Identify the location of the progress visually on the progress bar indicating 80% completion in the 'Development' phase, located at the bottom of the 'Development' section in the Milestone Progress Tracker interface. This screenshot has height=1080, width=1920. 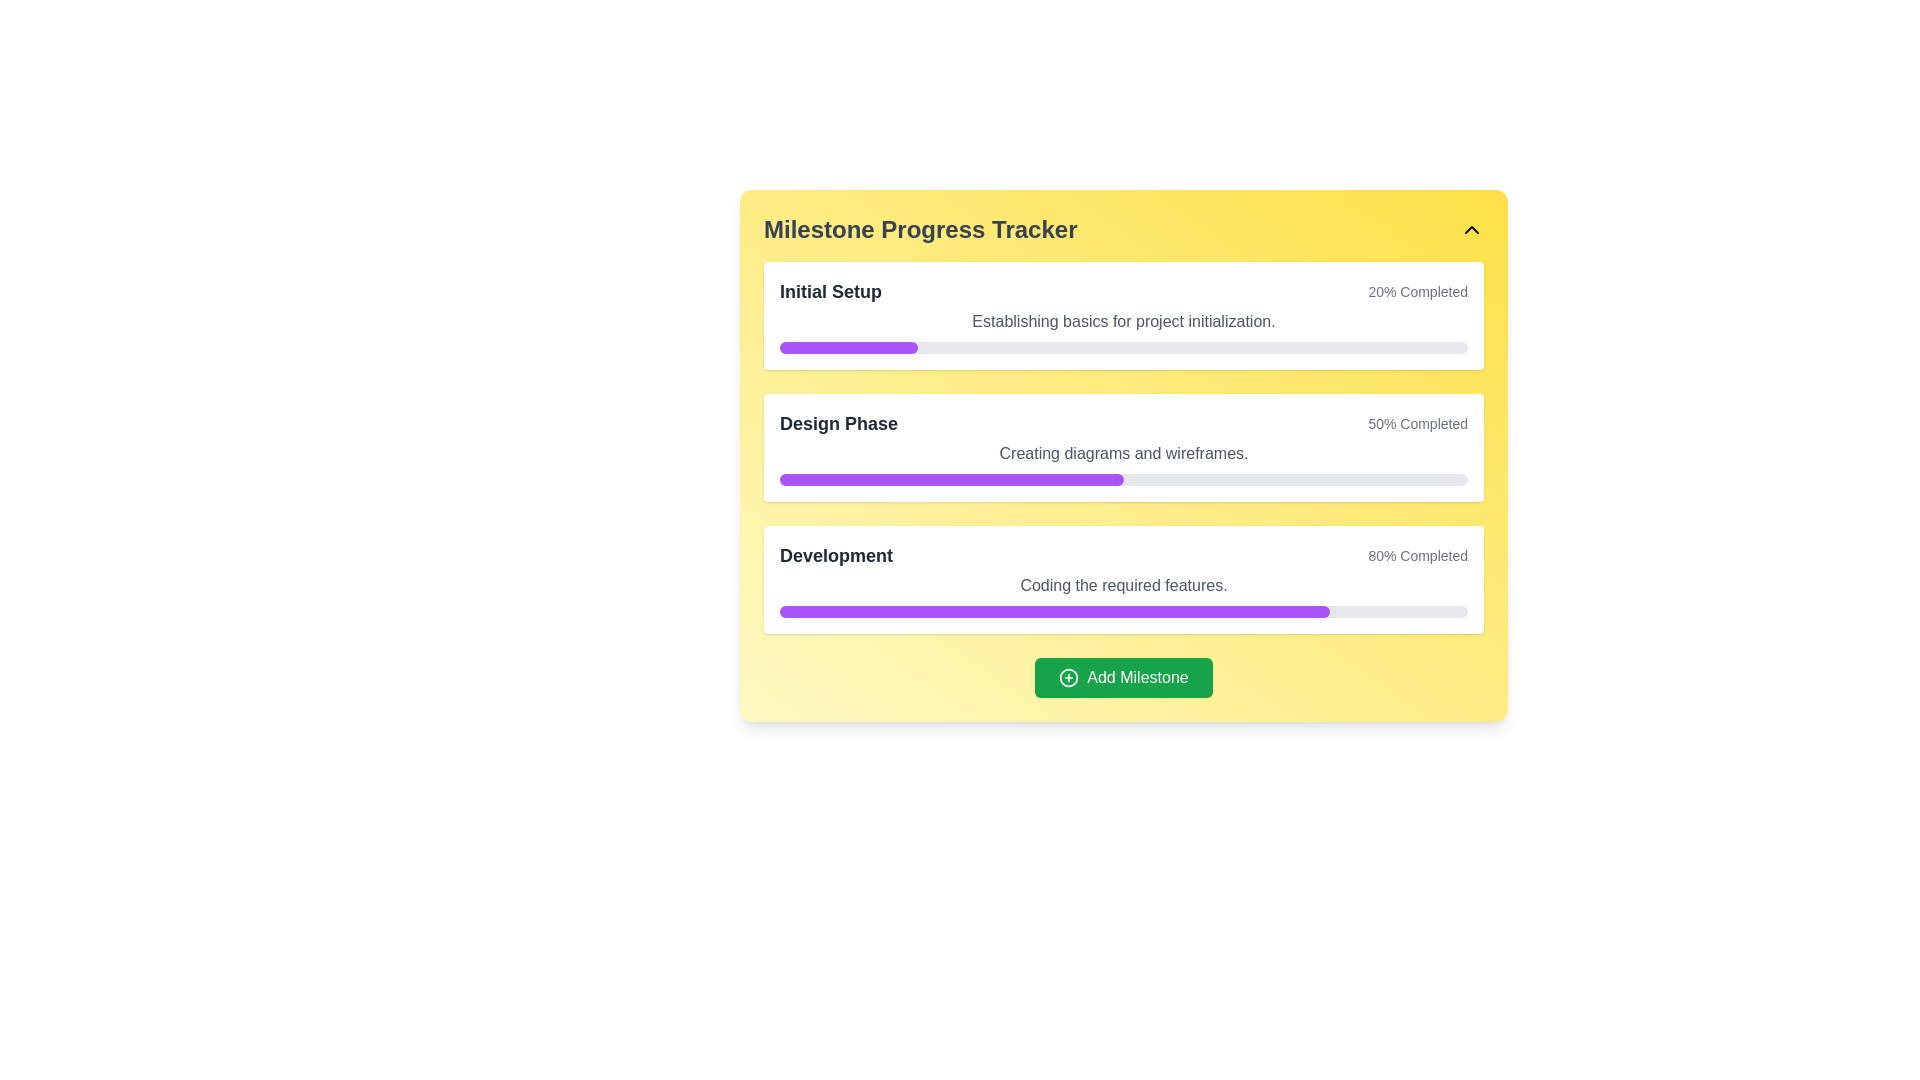
(1054, 611).